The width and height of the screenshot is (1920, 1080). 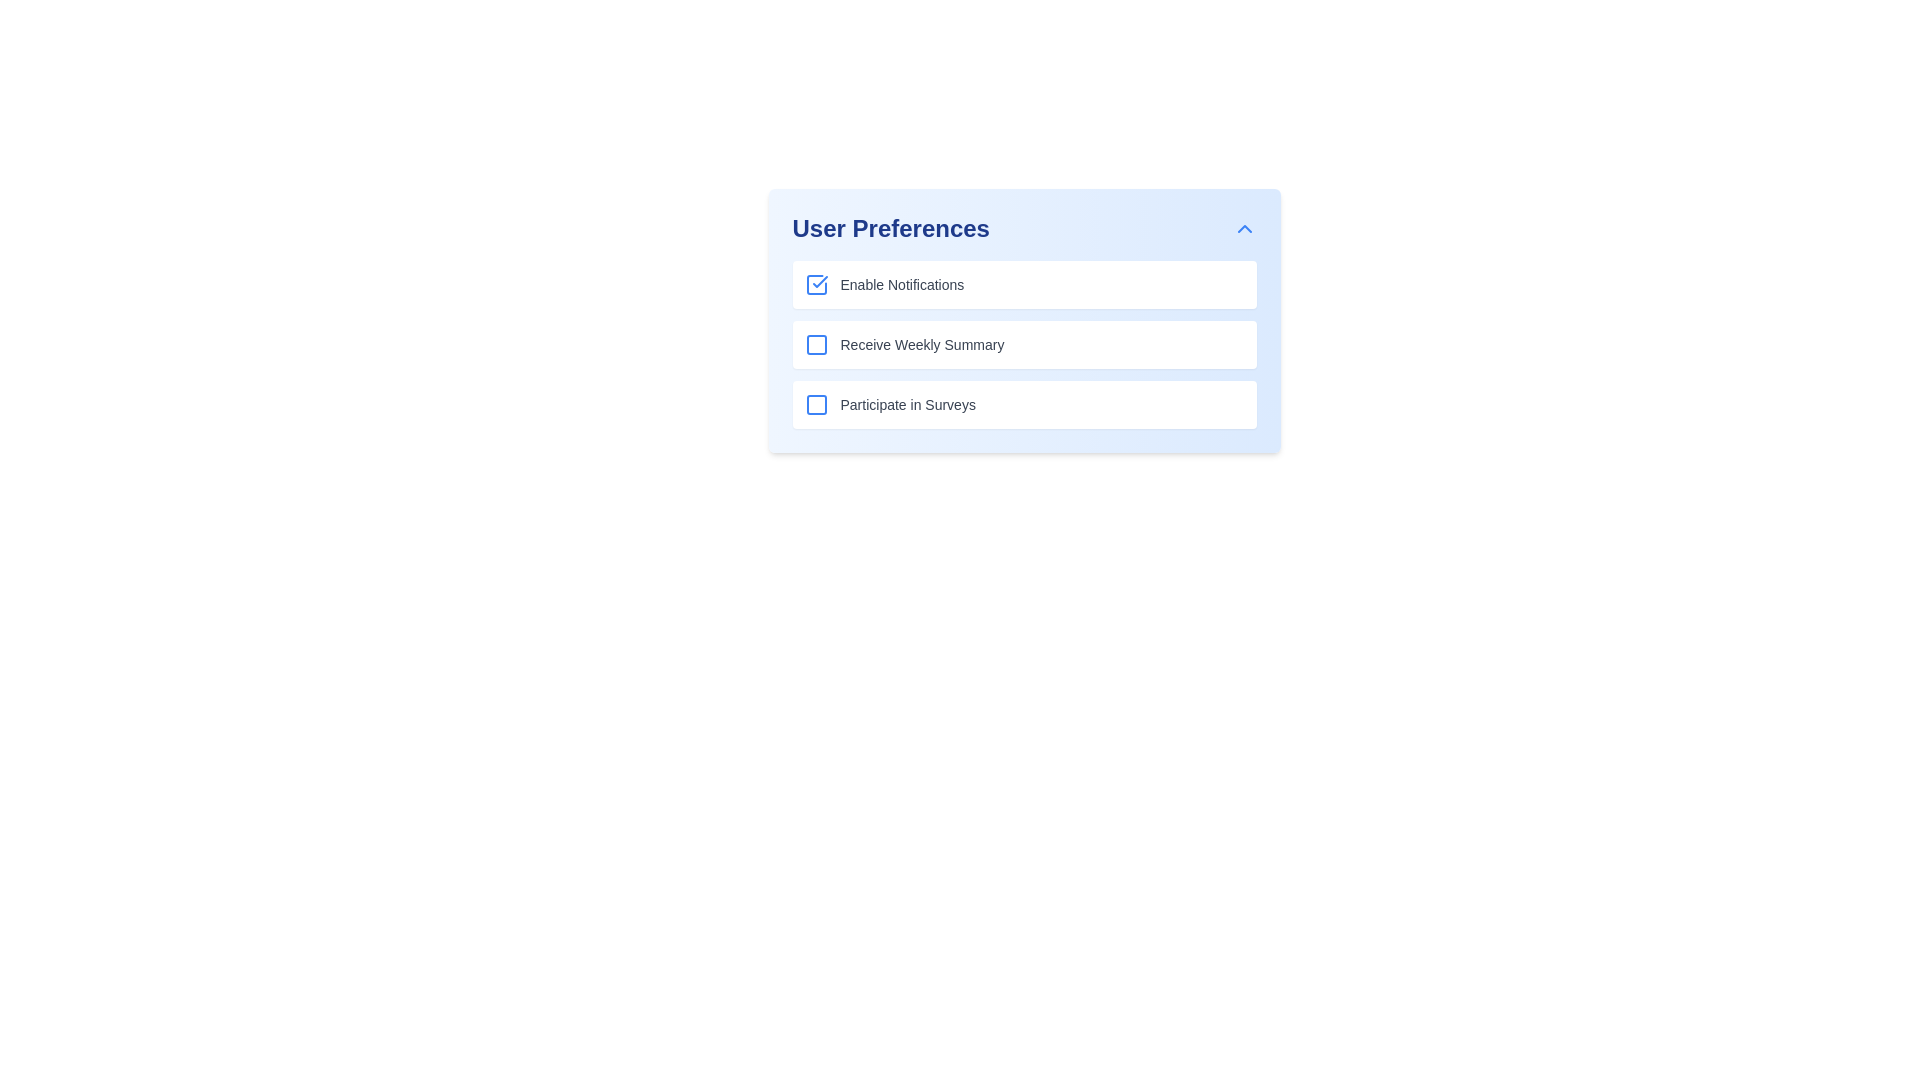 I want to click on the visual state of the 'Receive Weekly Summary' checkbox indicator graphic, which is located in the second checkbox under the 'User Preferences' header, so click(x=816, y=343).